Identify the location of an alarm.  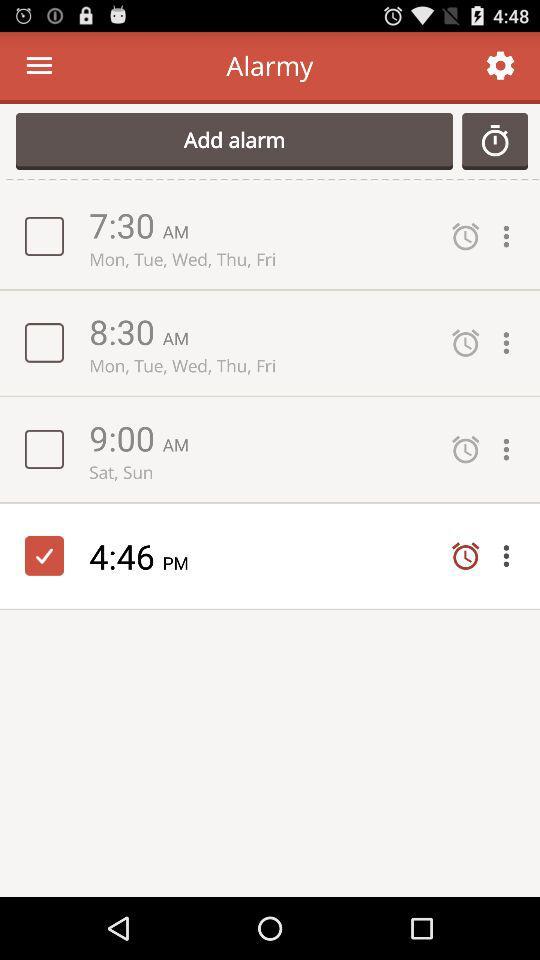
(494, 140).